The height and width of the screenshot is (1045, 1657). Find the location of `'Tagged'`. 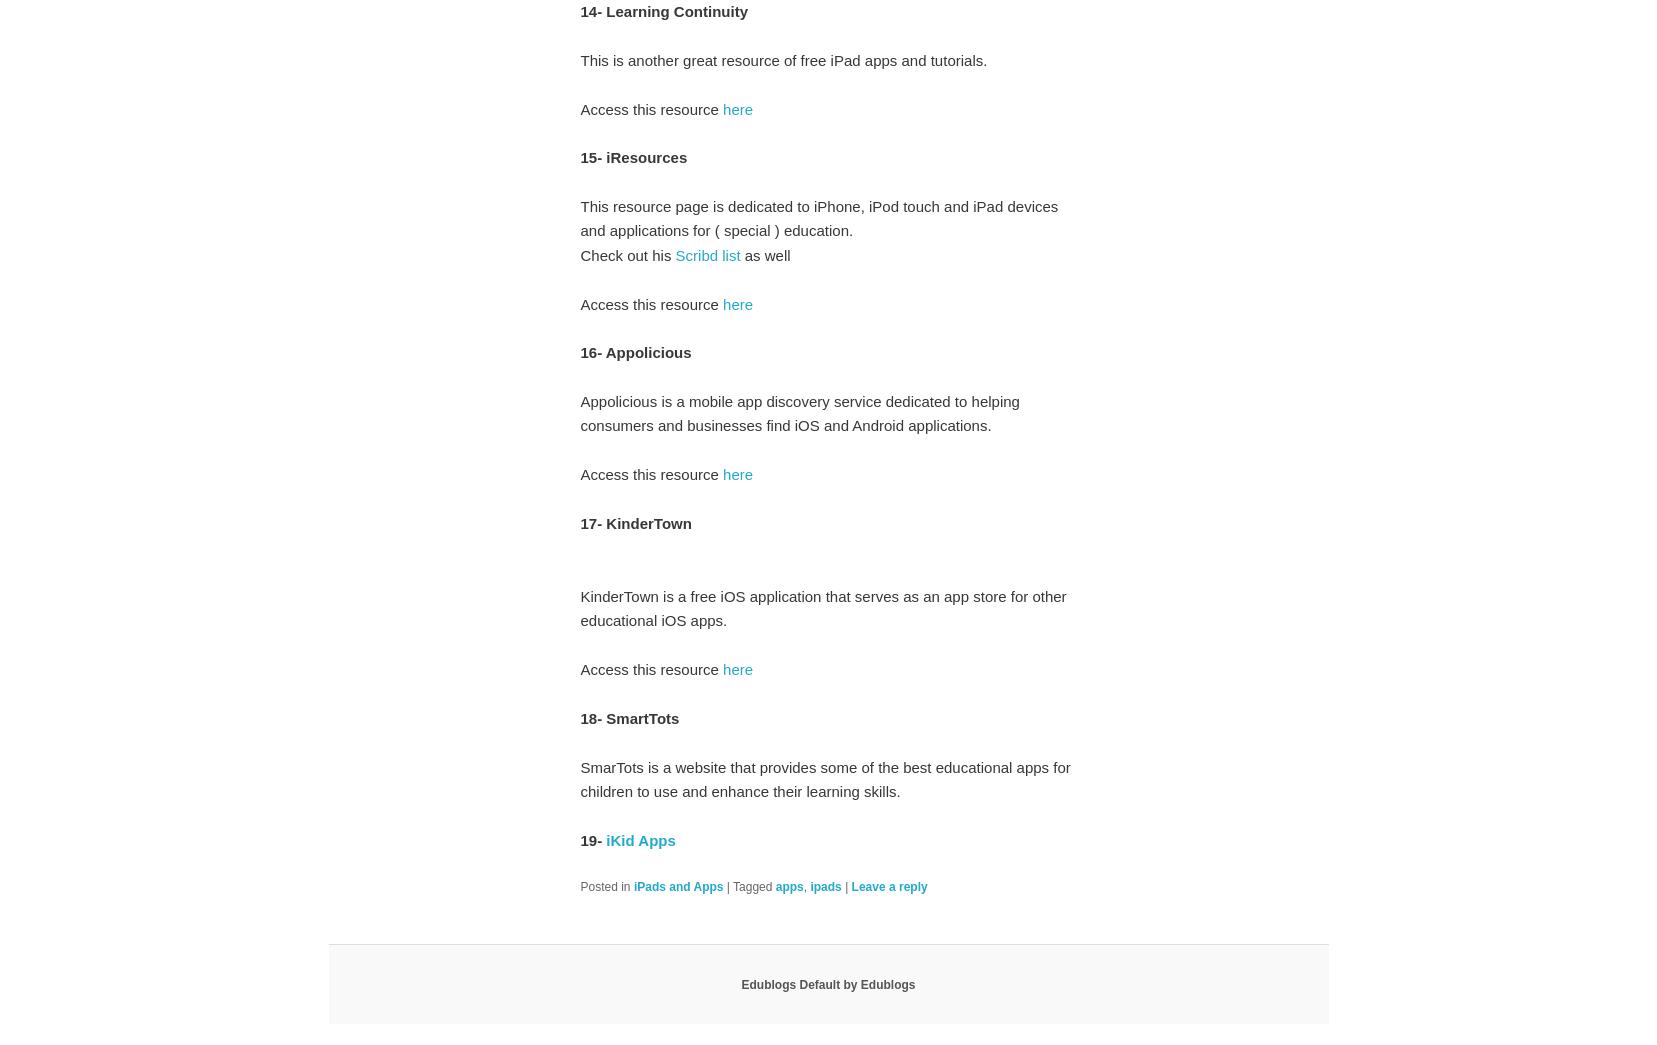

'Tagged' is located at coordinates (732, 885).